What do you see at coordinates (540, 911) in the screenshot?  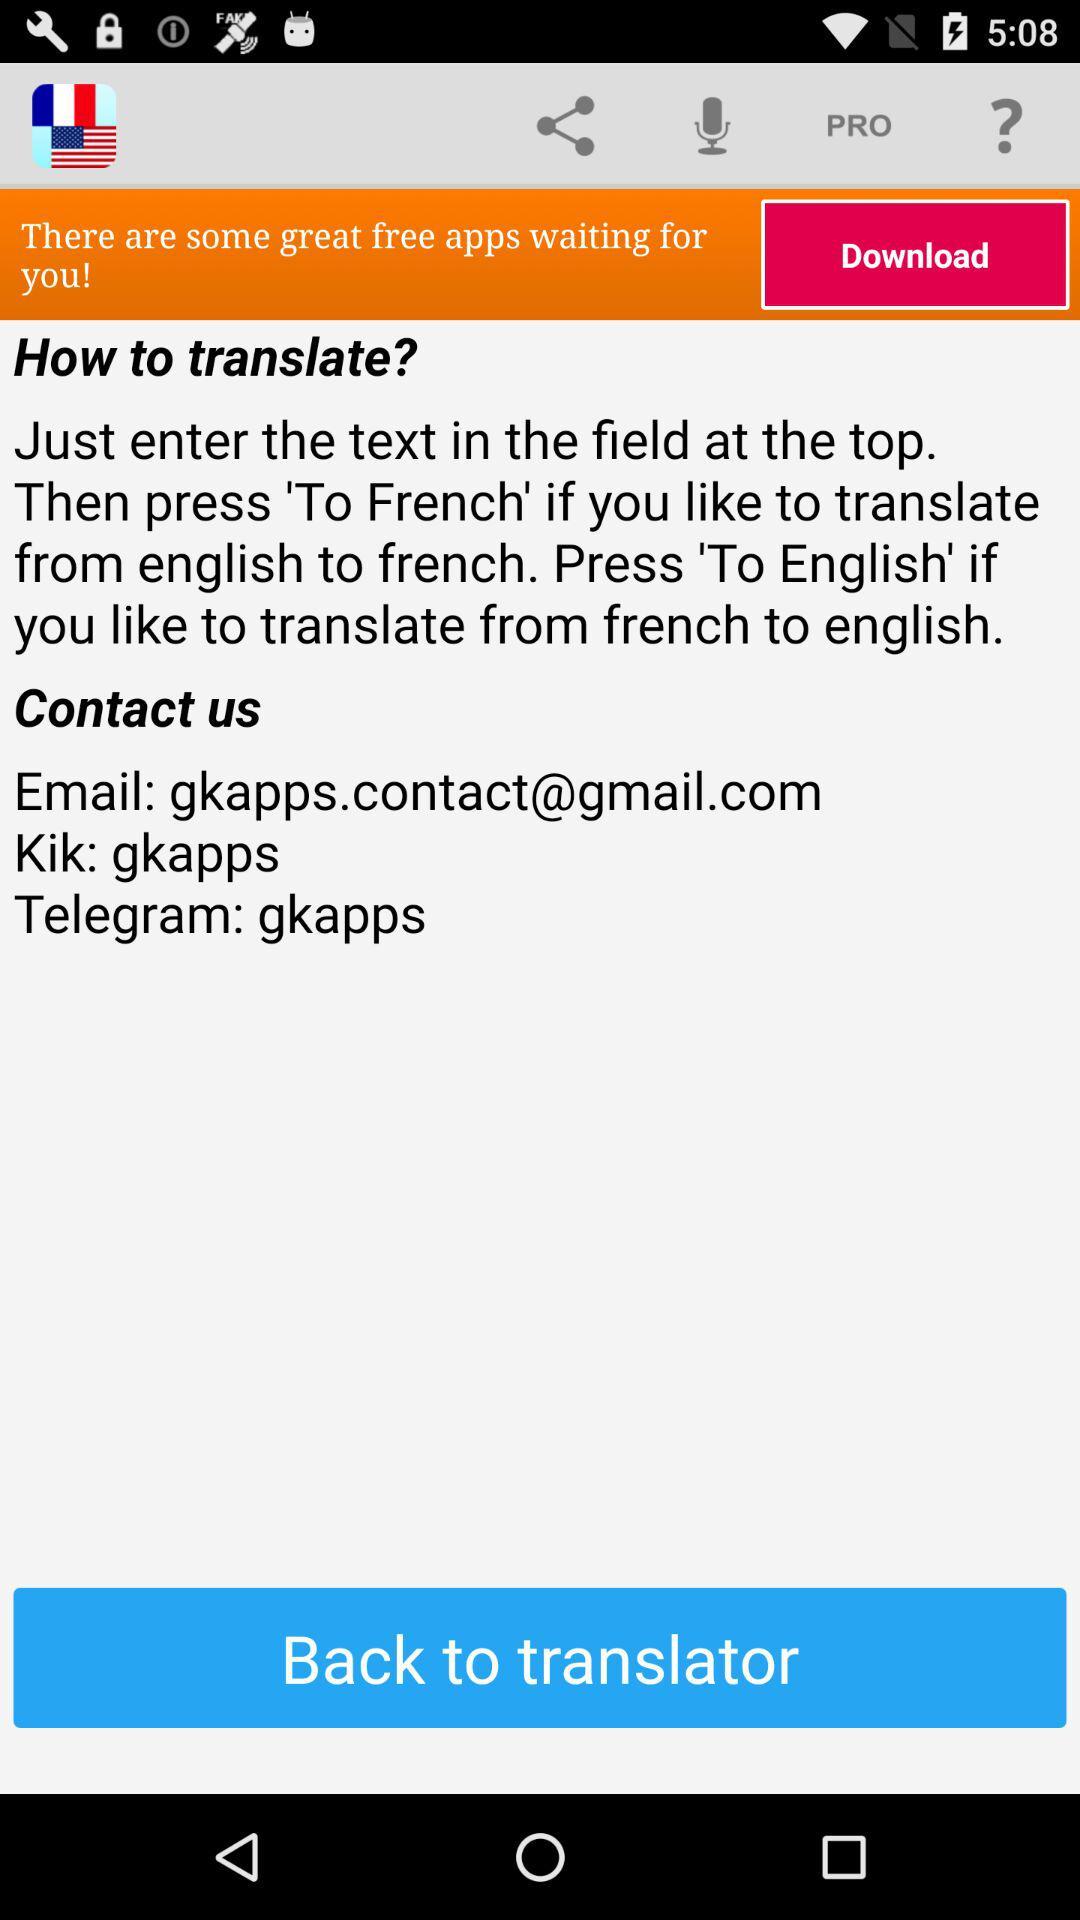 I see `the email gkapps contact icon` at bounding box center [540, 911].